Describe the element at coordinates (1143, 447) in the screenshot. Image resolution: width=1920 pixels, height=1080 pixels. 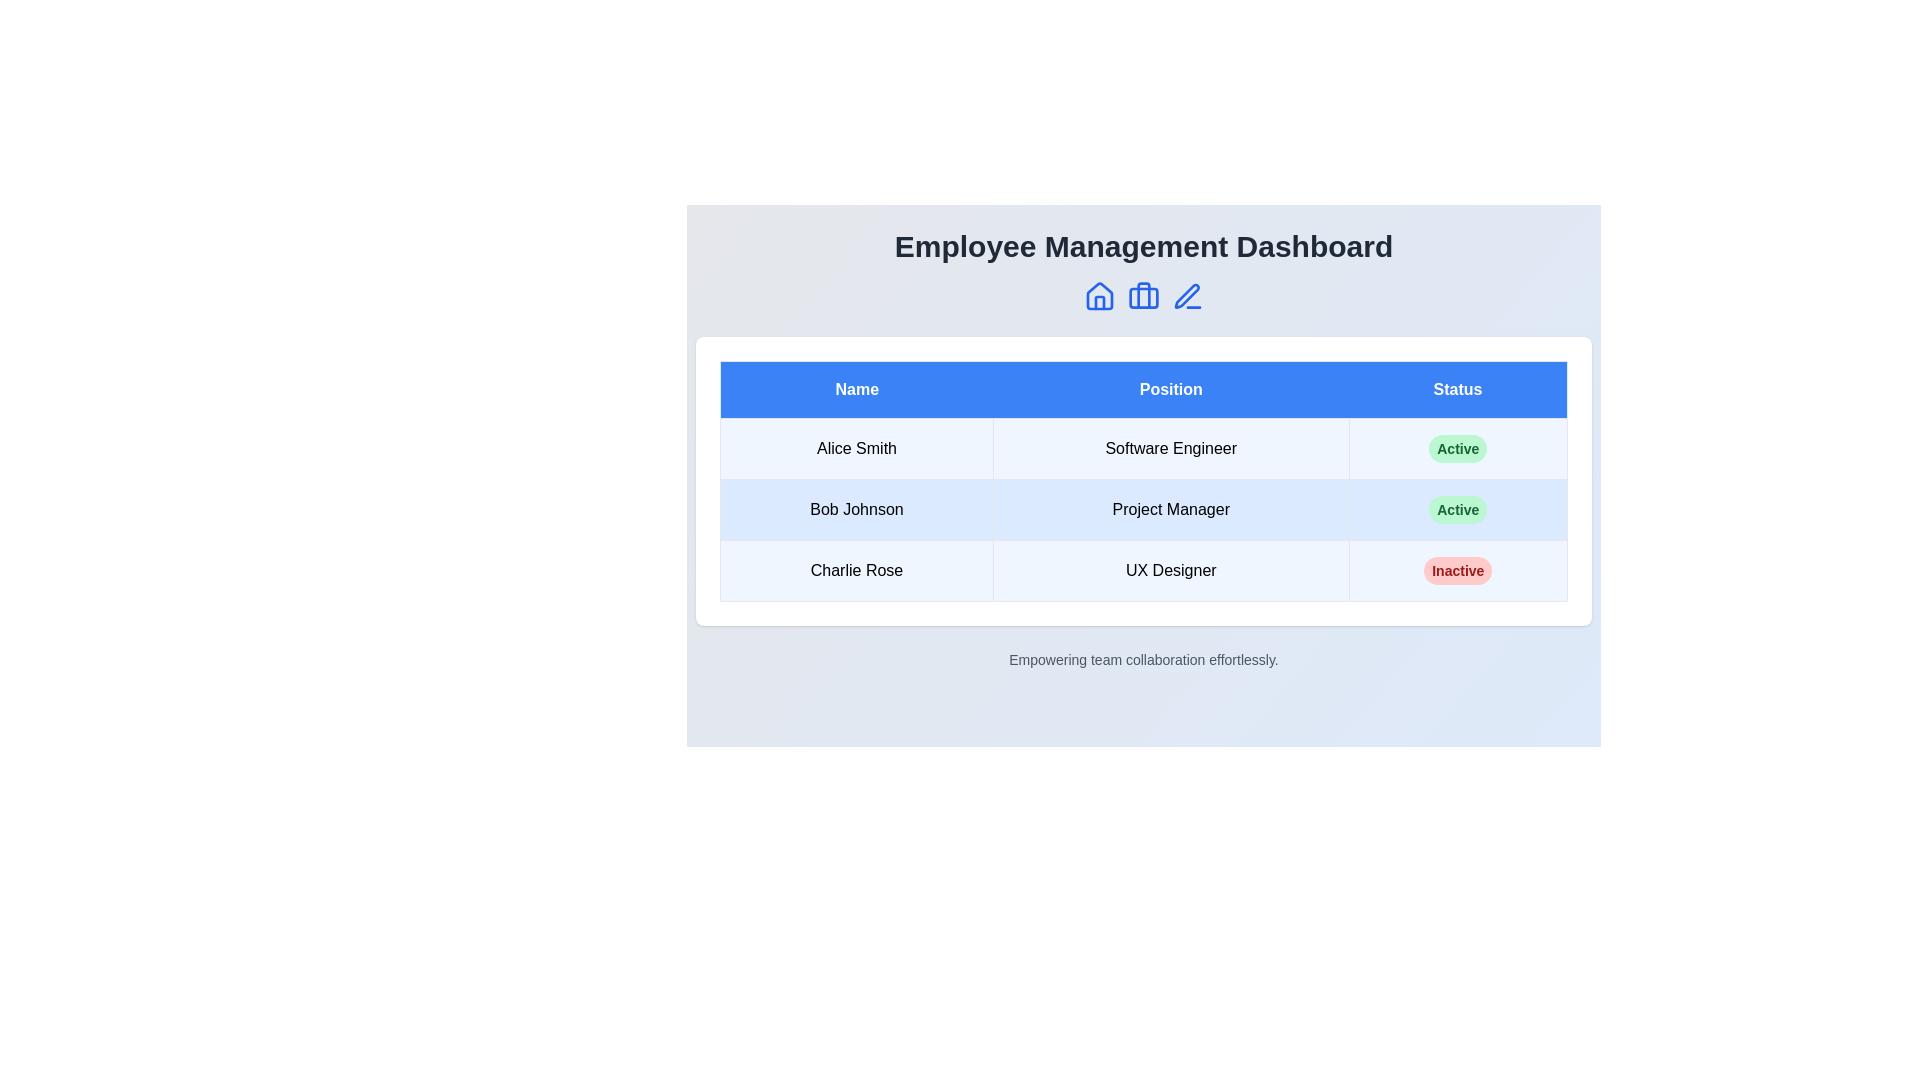
I see `information presented in the first table row regarding employee Alice Smith, who is a Software Engineer and currently active` at that location.